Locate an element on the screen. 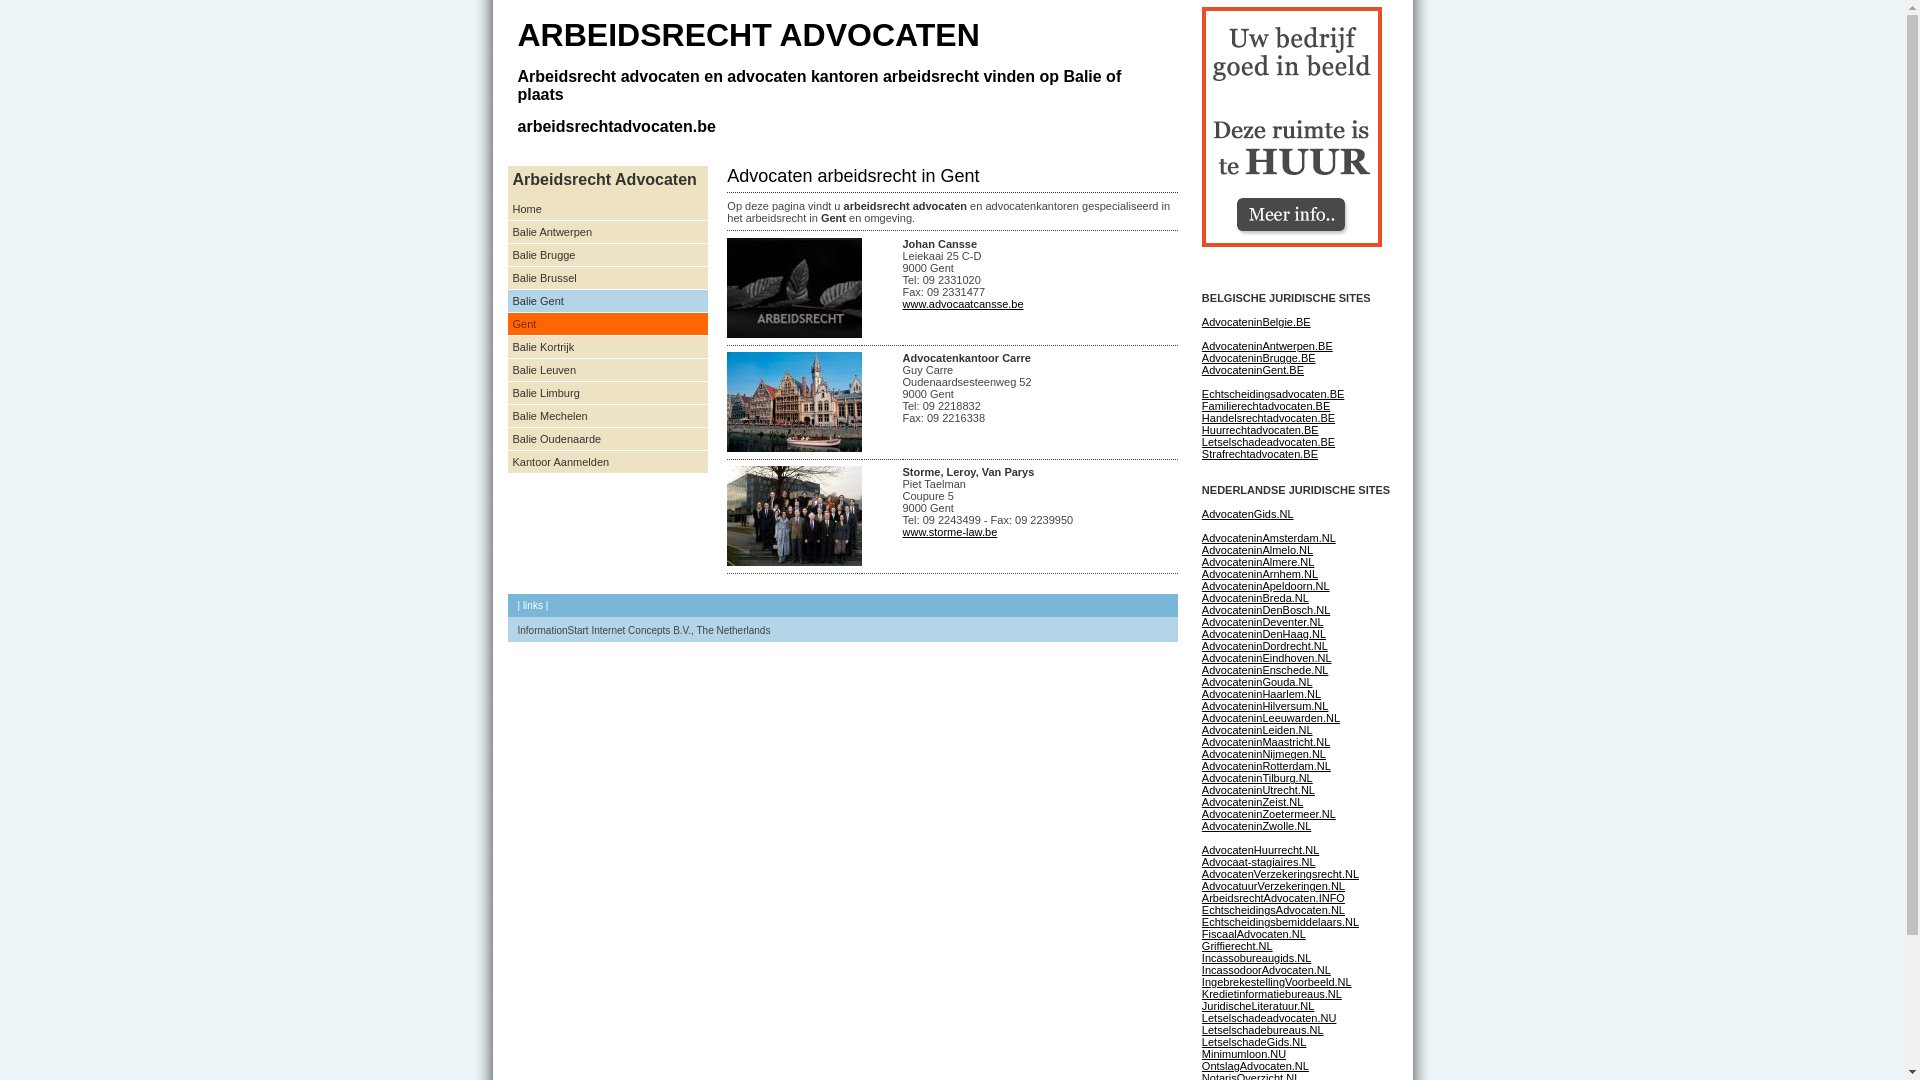 The image size is (1920, 1080). 'AdvocateninLeeuwarden.NL' is located at coordinates (1270, 716).